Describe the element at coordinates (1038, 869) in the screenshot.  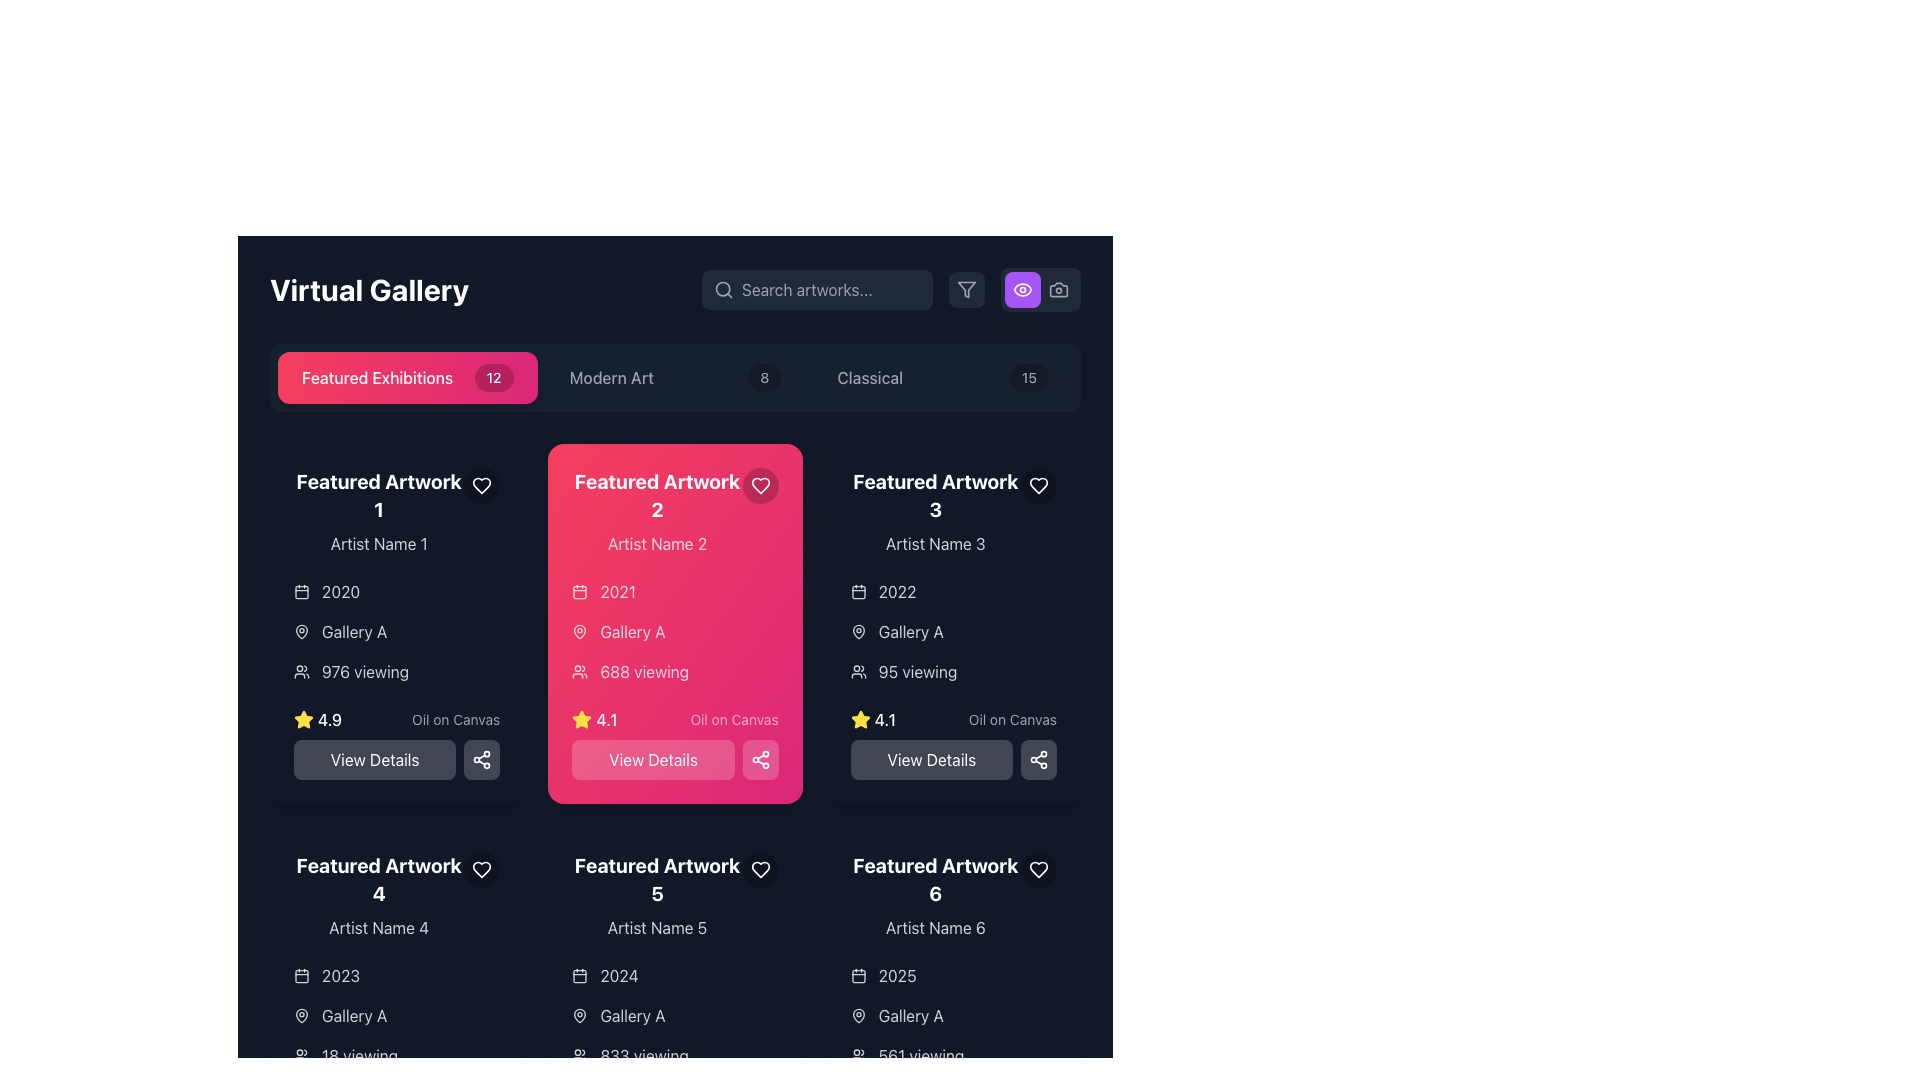
I see `the heart icon styled as a favorite or like indicator located in the top-right corner of the card labeled 'Featured Artwork 6'` at that location.